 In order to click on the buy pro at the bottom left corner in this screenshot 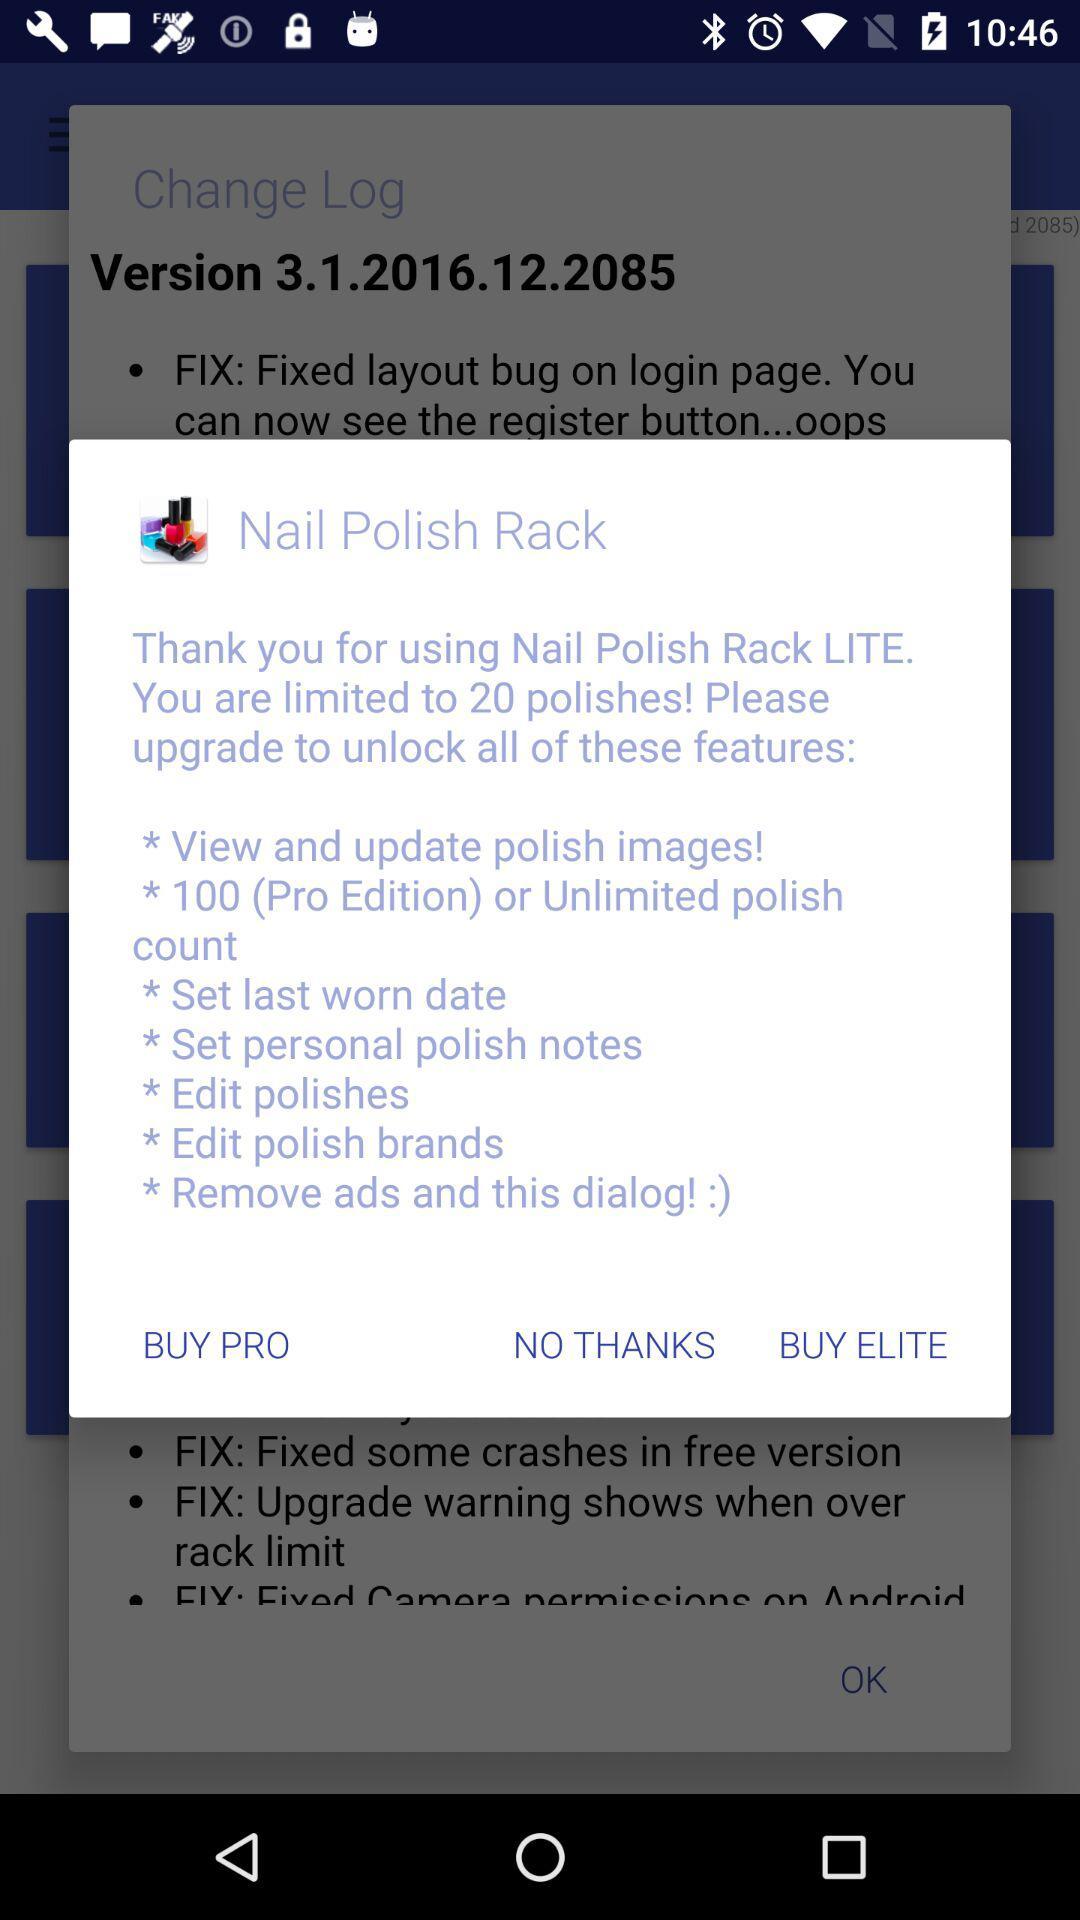, I will do `click(216, 1344)`.